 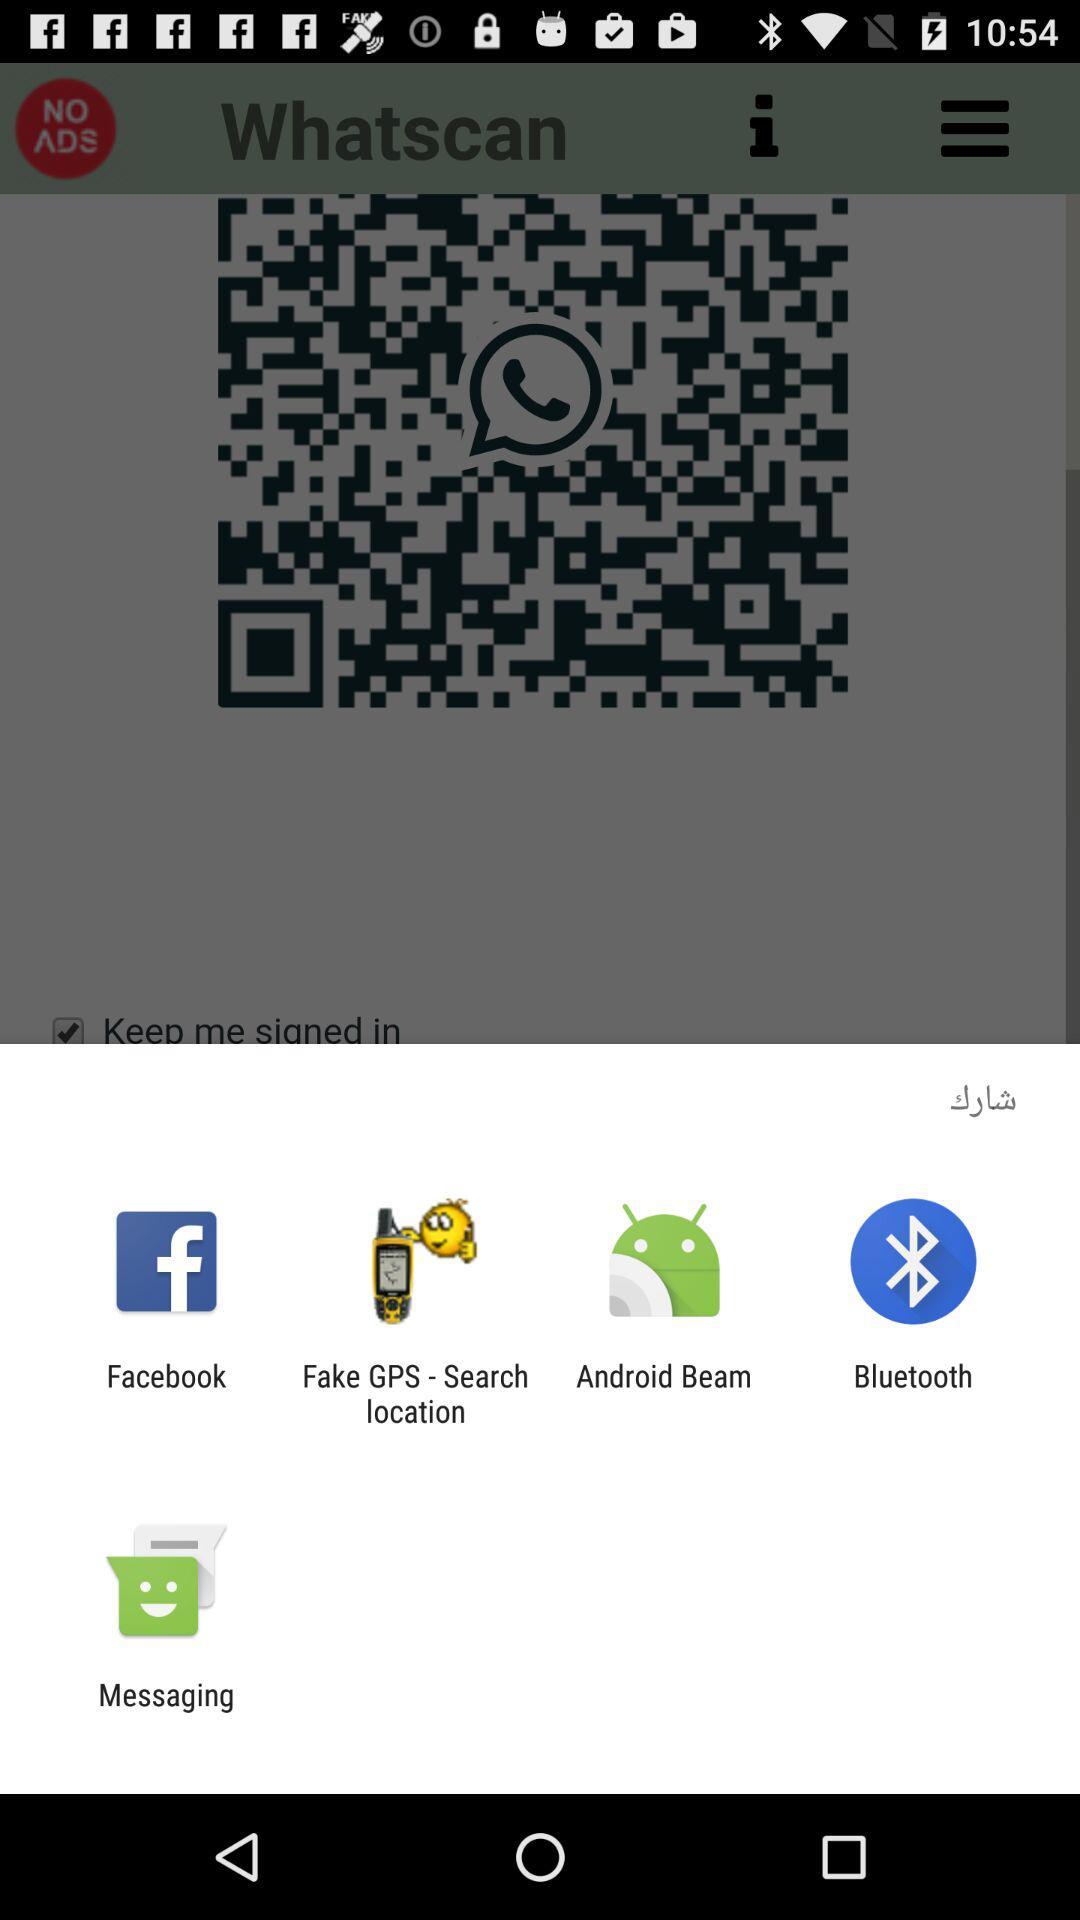 I want to click on the app next to android beam, so click(x=913, y=1392).